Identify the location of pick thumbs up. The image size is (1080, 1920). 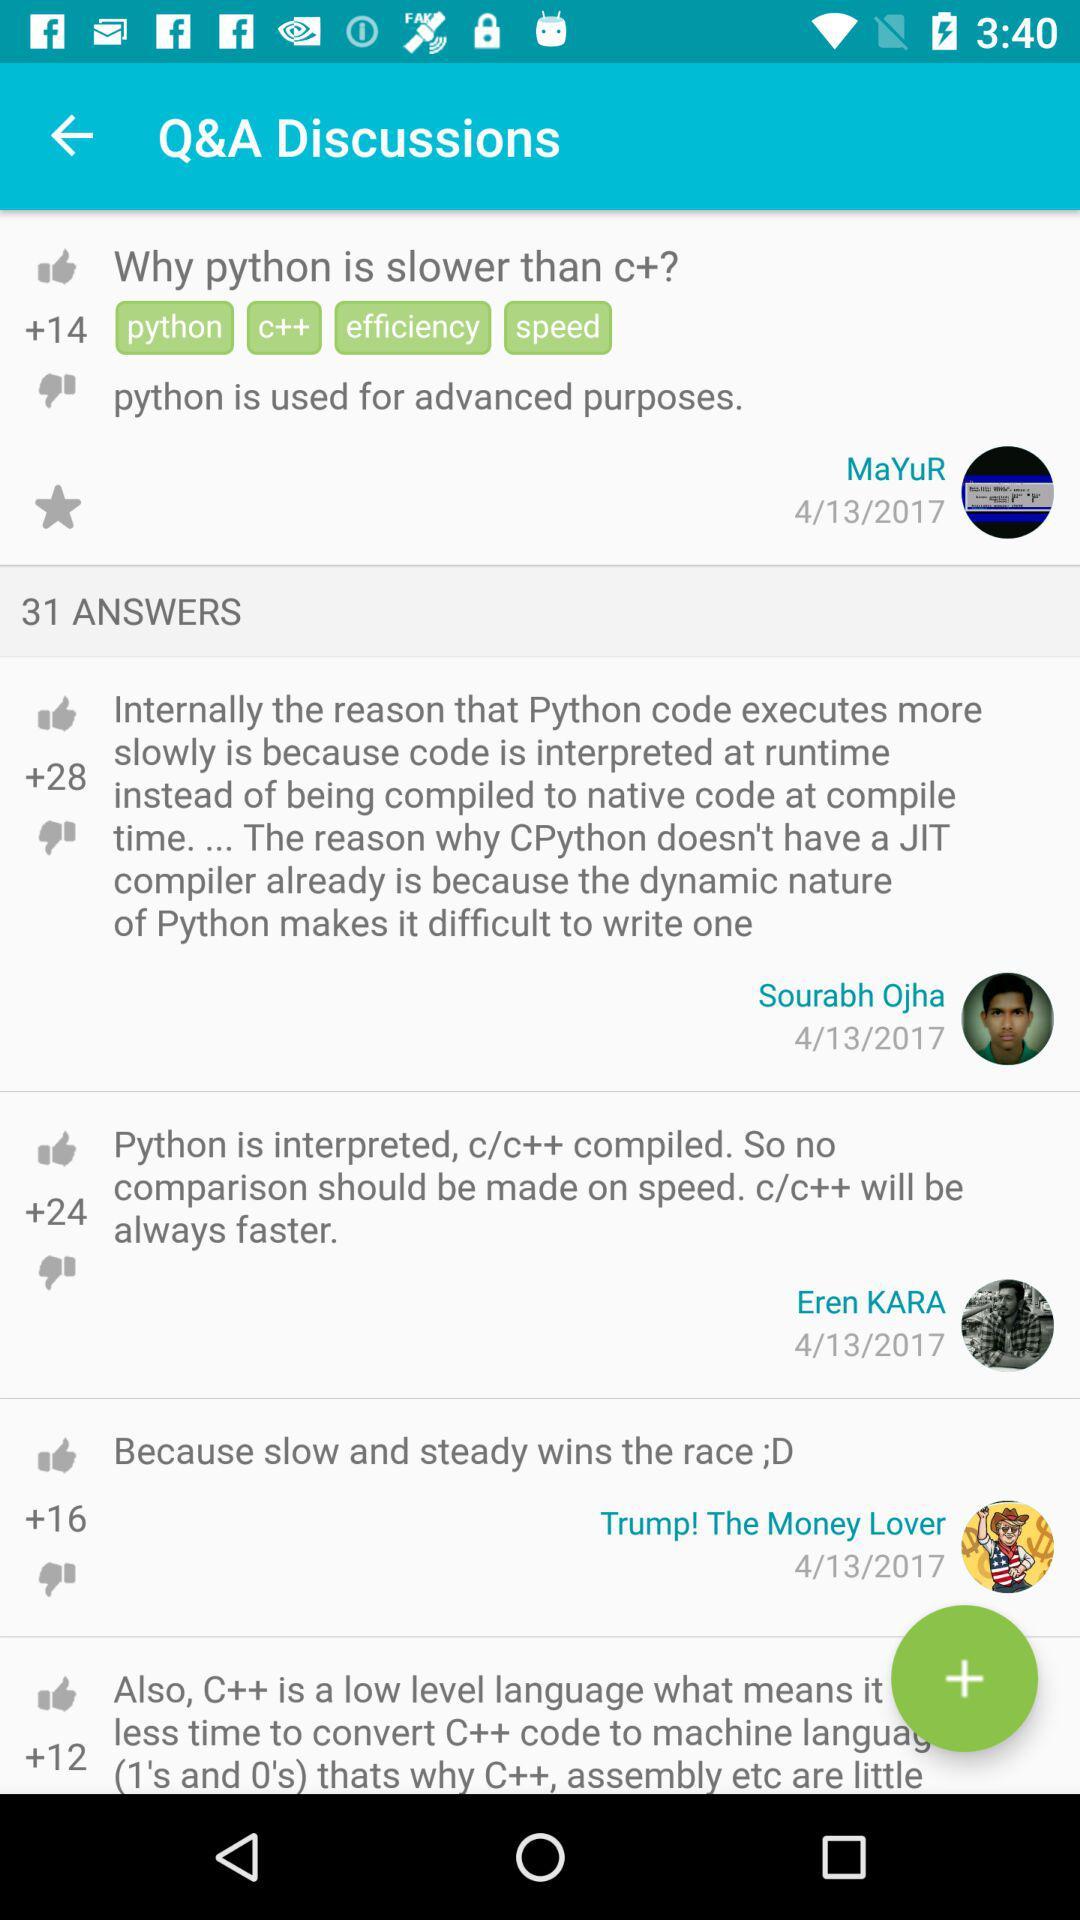
(55, 1455).